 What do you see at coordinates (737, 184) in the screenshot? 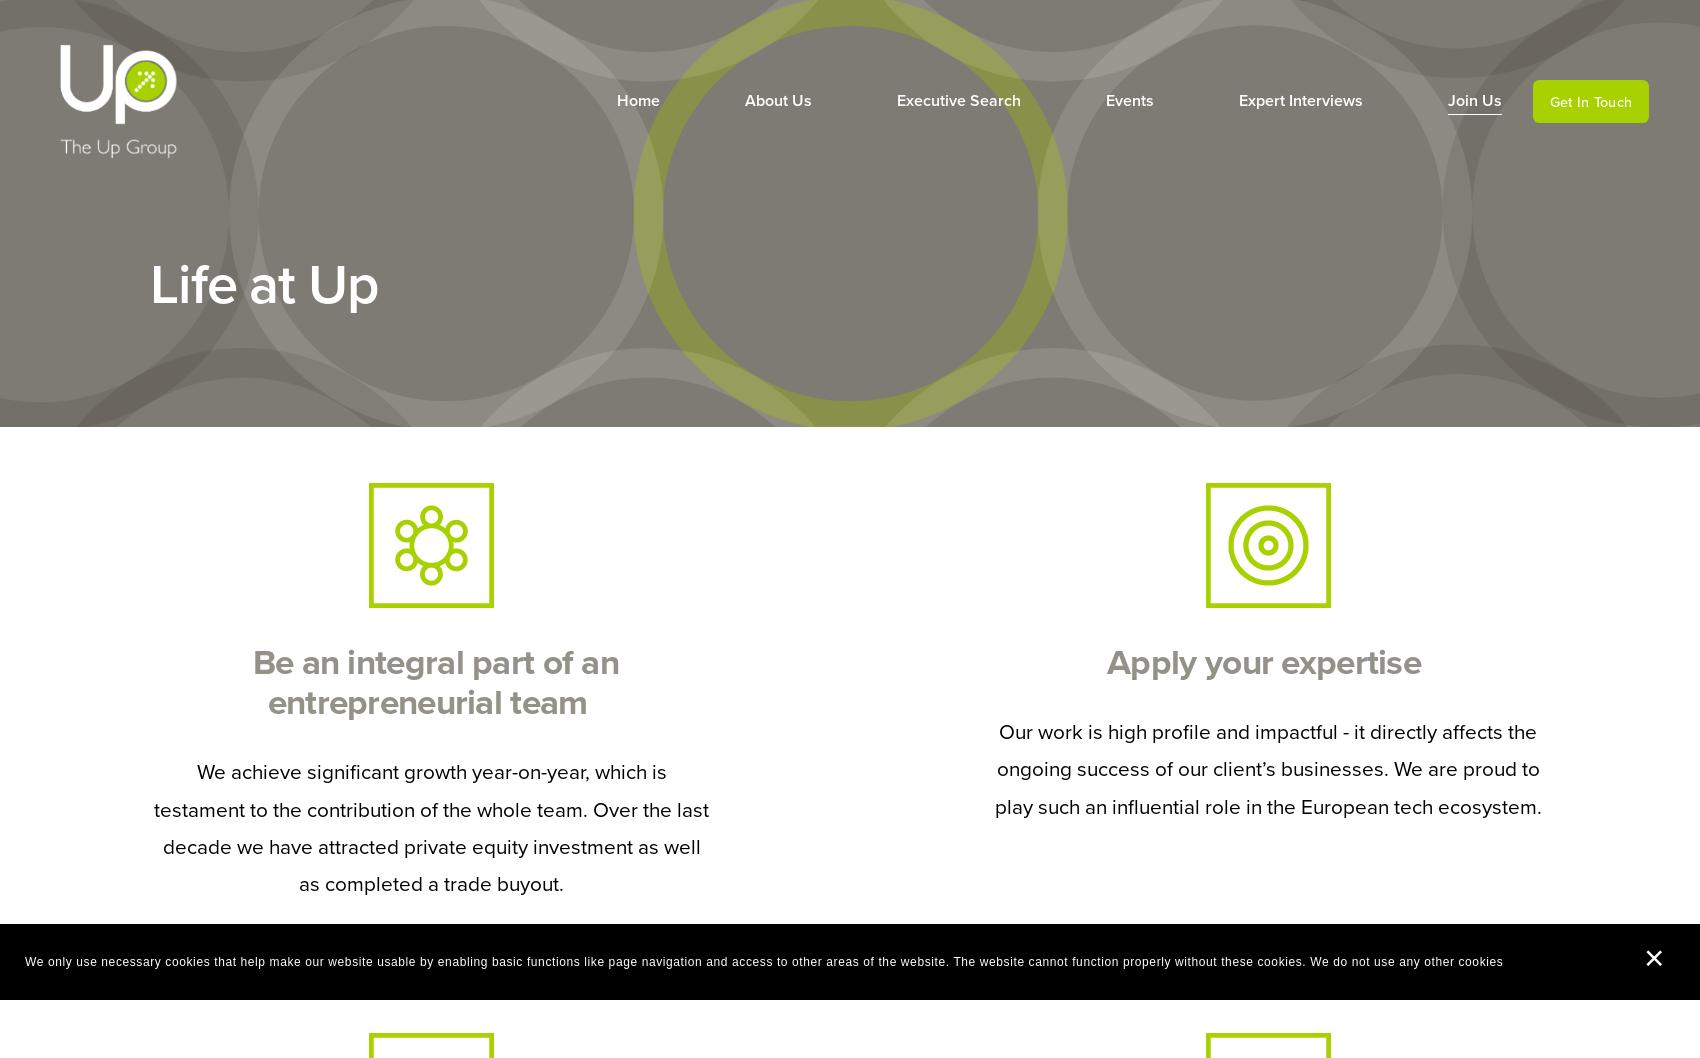
I see `'Our Unique Platform'` at bounding box center [737, 184].